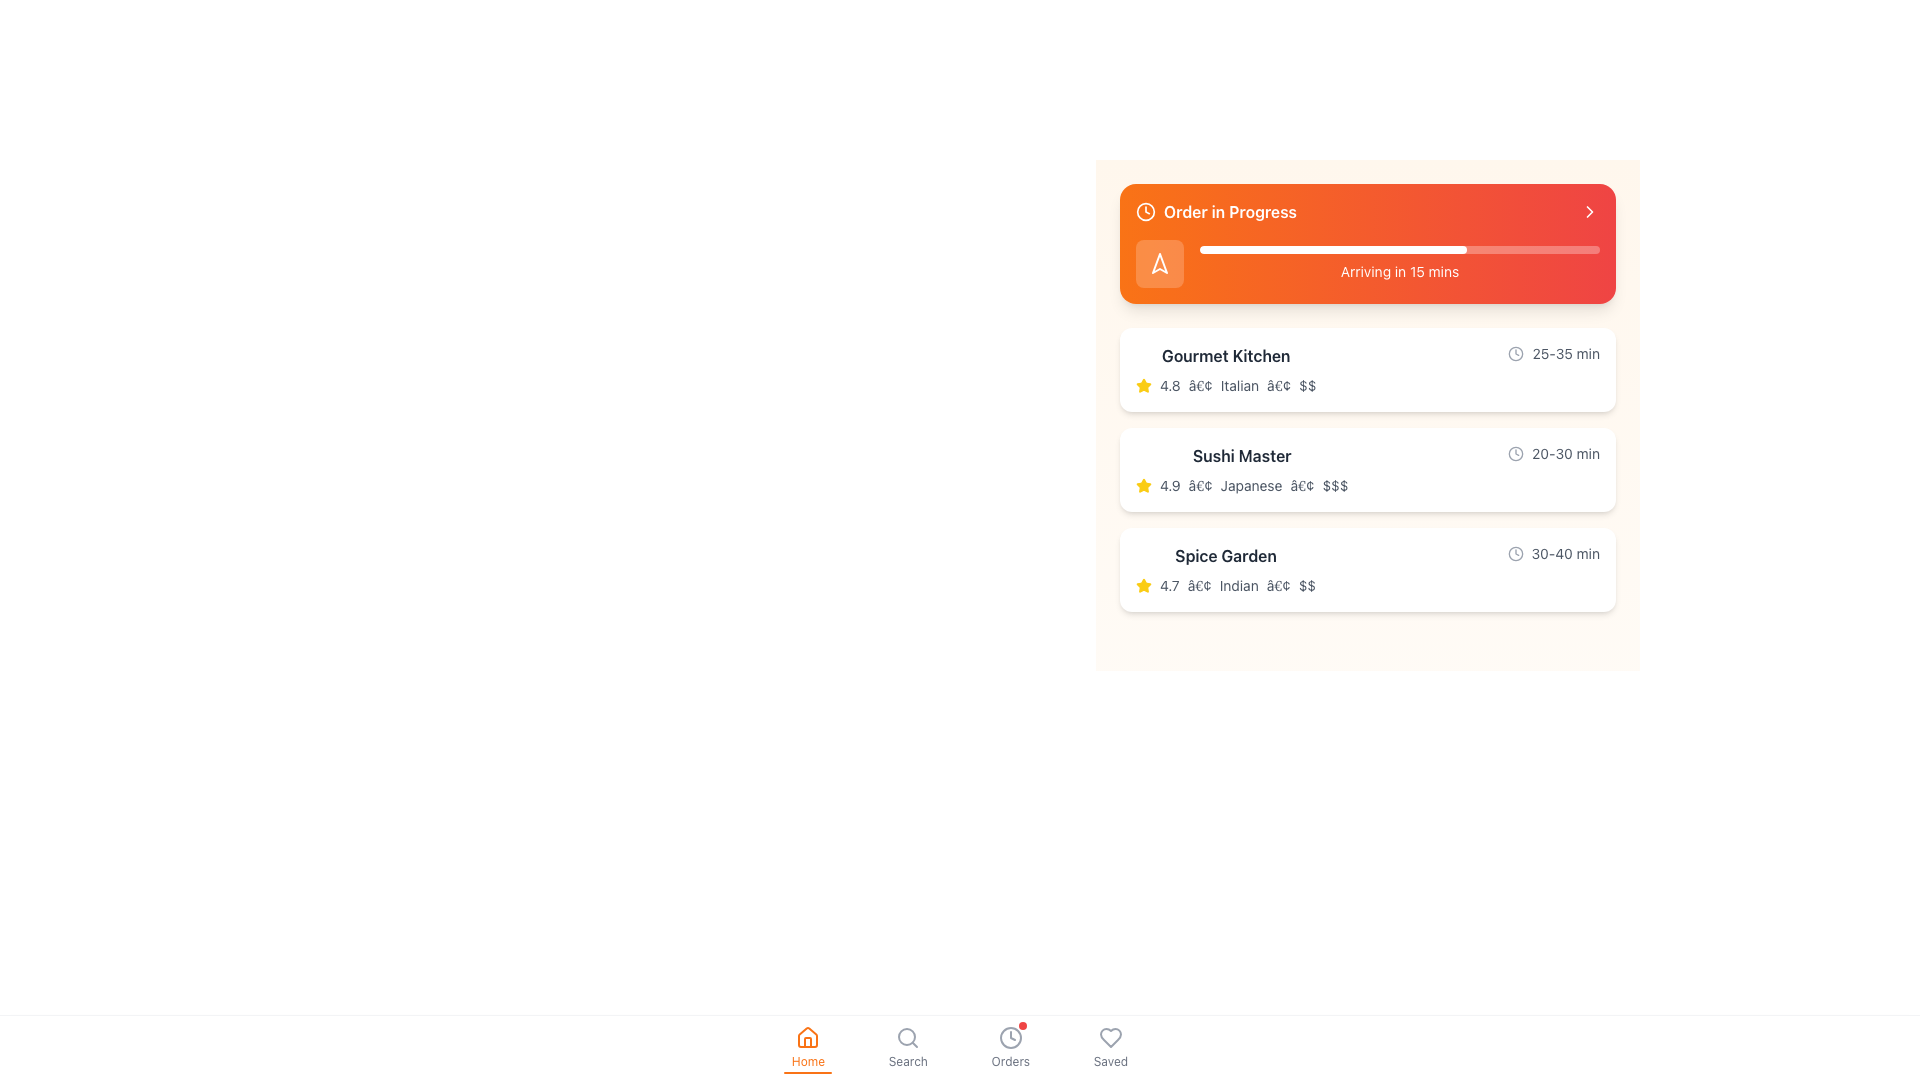 The height and width of the screenshot is (1080, 1920). Describe the element at coordinates (1367, 570) in the screenshot. I see `the Information Card displaying the restaurant's details, which is the third card in a vertical list` at that location.